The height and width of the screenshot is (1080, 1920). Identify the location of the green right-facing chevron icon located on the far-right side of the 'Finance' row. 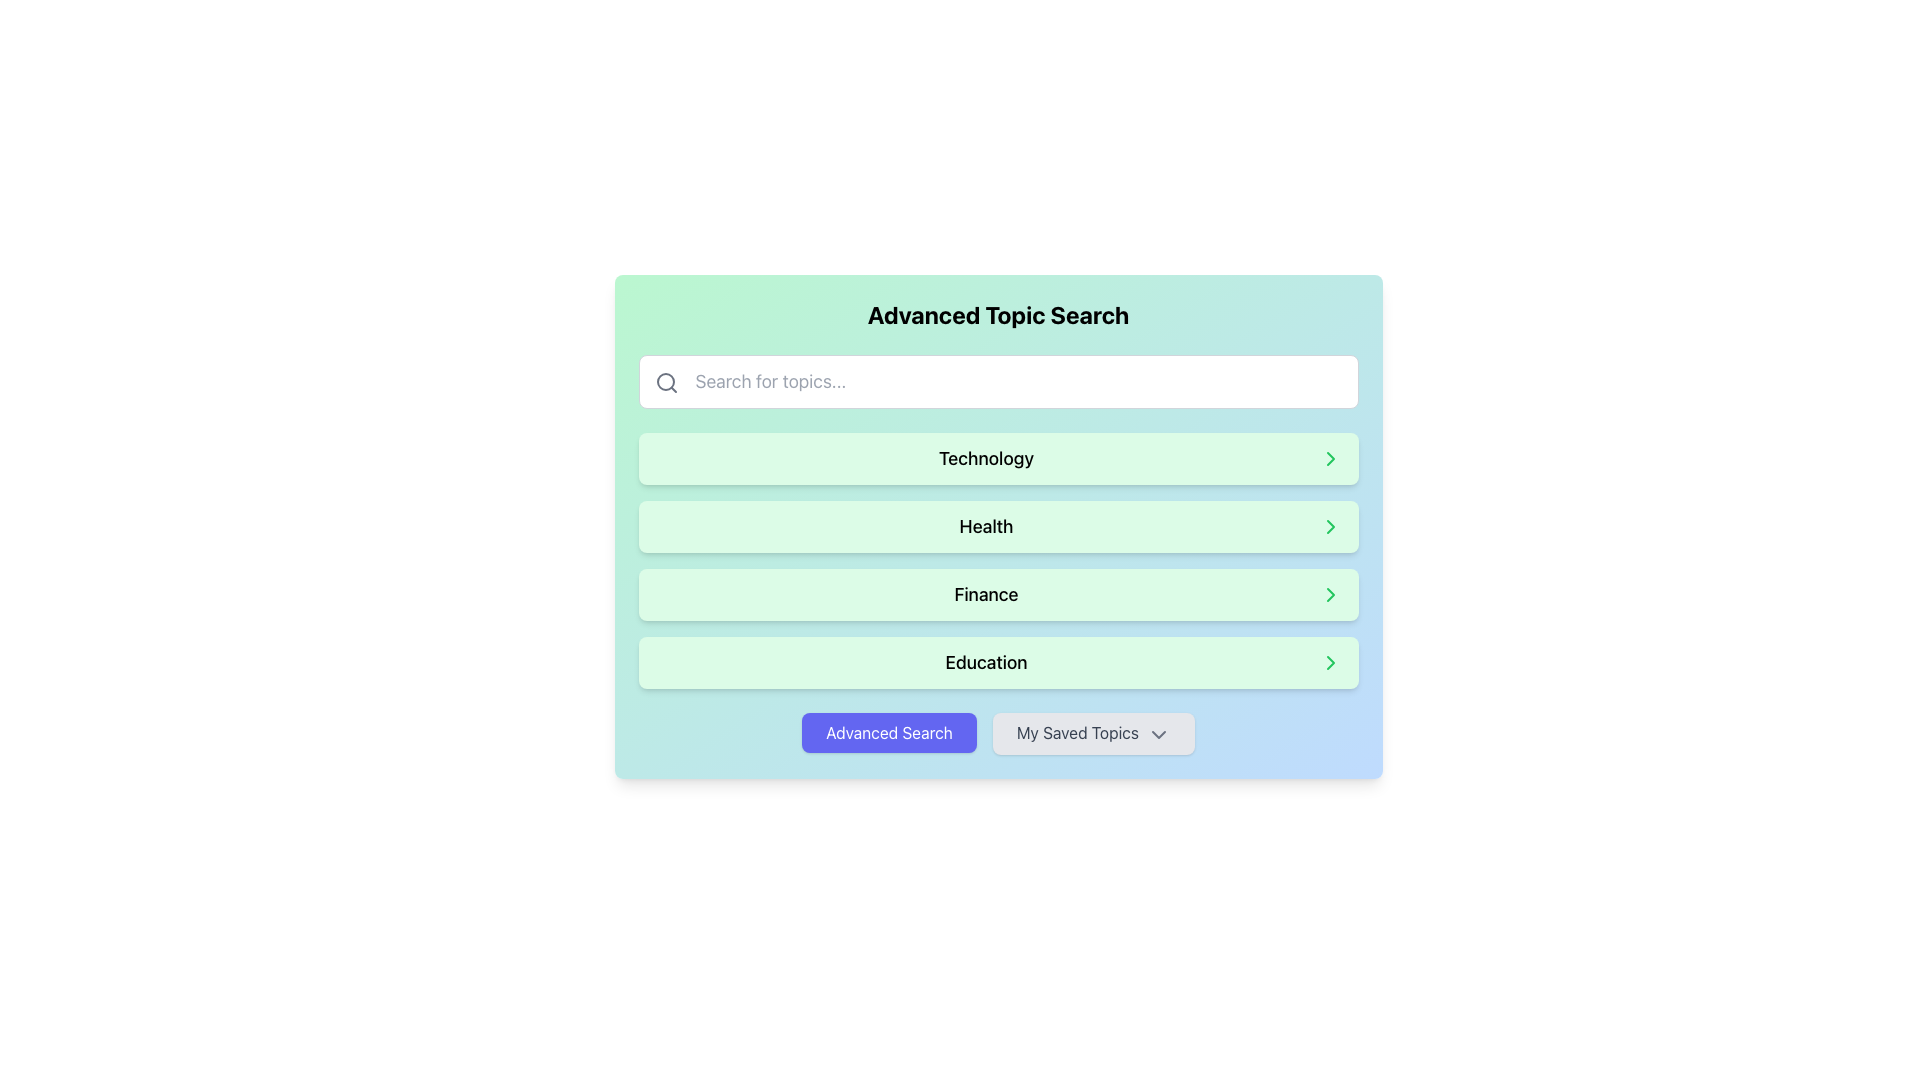
(1330, 593).